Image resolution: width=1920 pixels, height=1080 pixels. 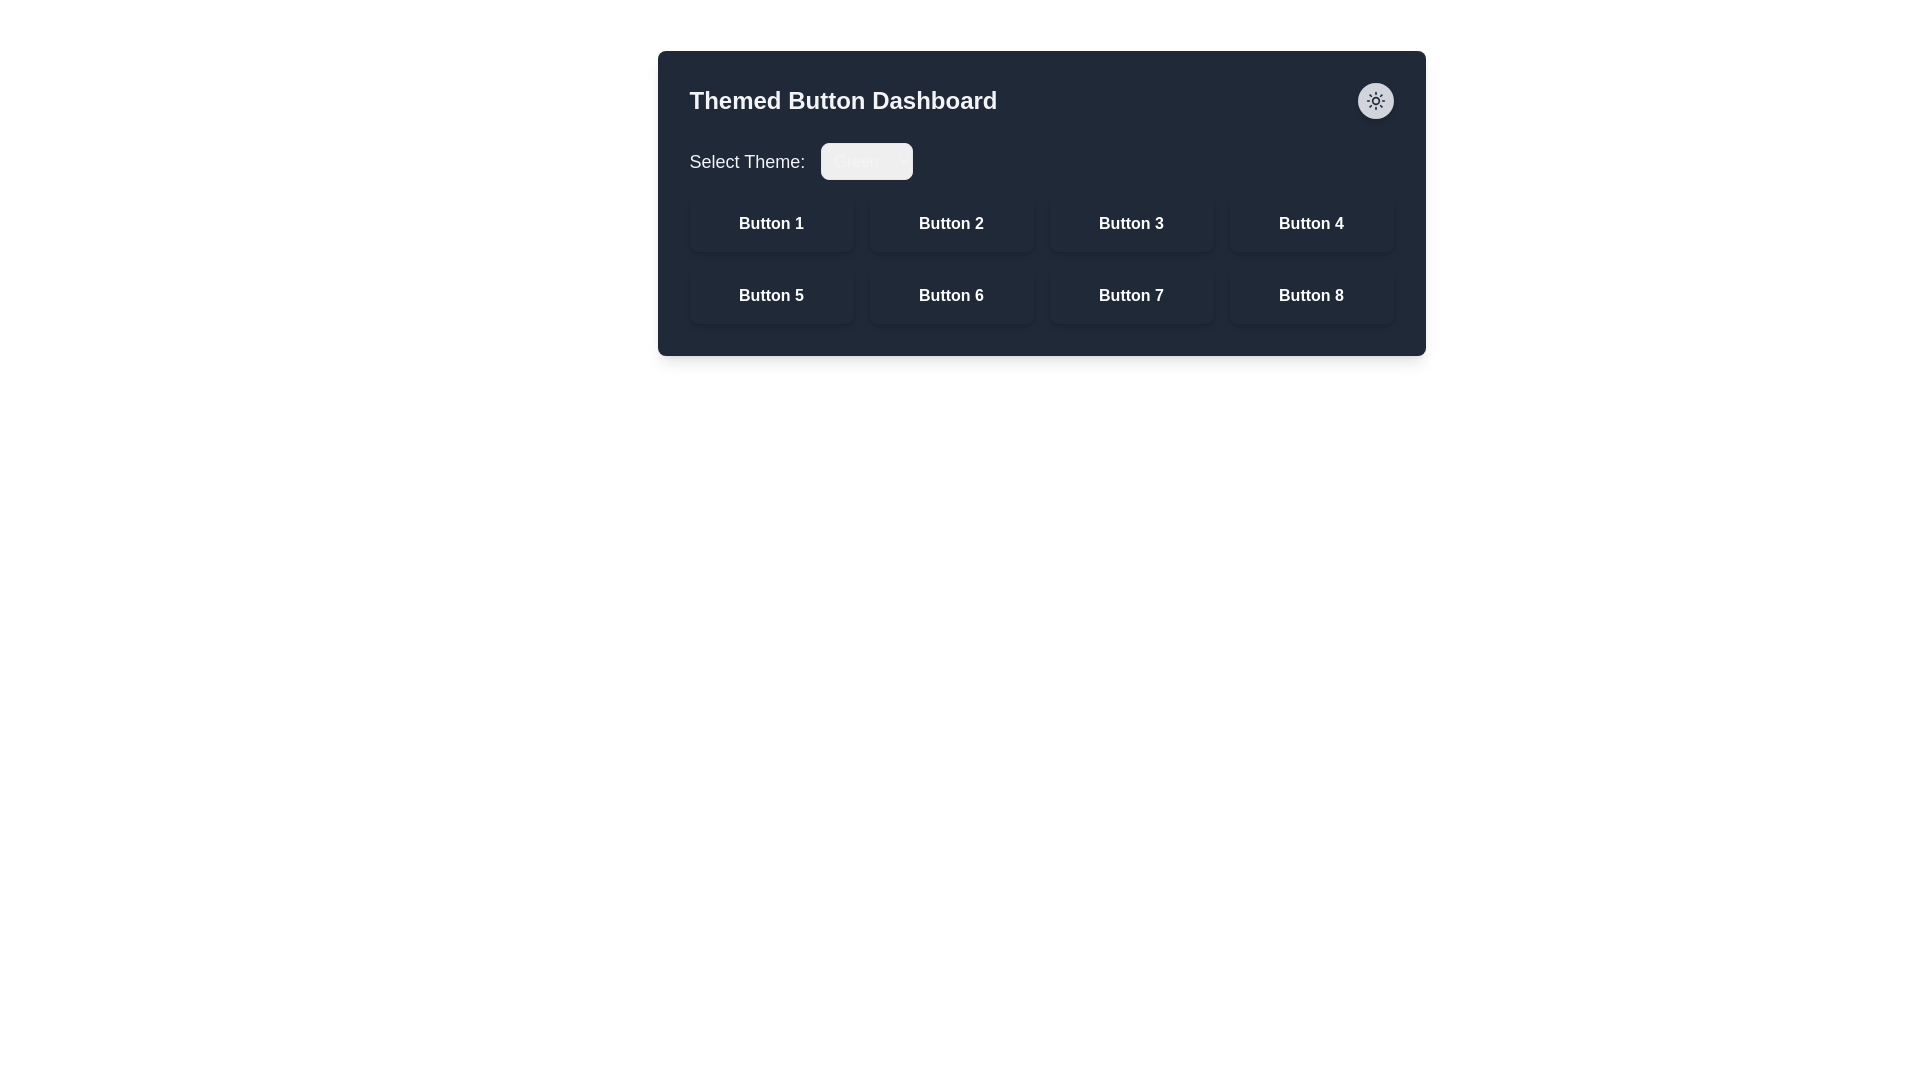 What do you see at coordinates (1374, 100) in the screenshot?
I see `the circular button with a light gray background and darker gray sun icon in the upper right corner of the 'Themed Button Dashboard' panel` at bounding box center [1374, 100].